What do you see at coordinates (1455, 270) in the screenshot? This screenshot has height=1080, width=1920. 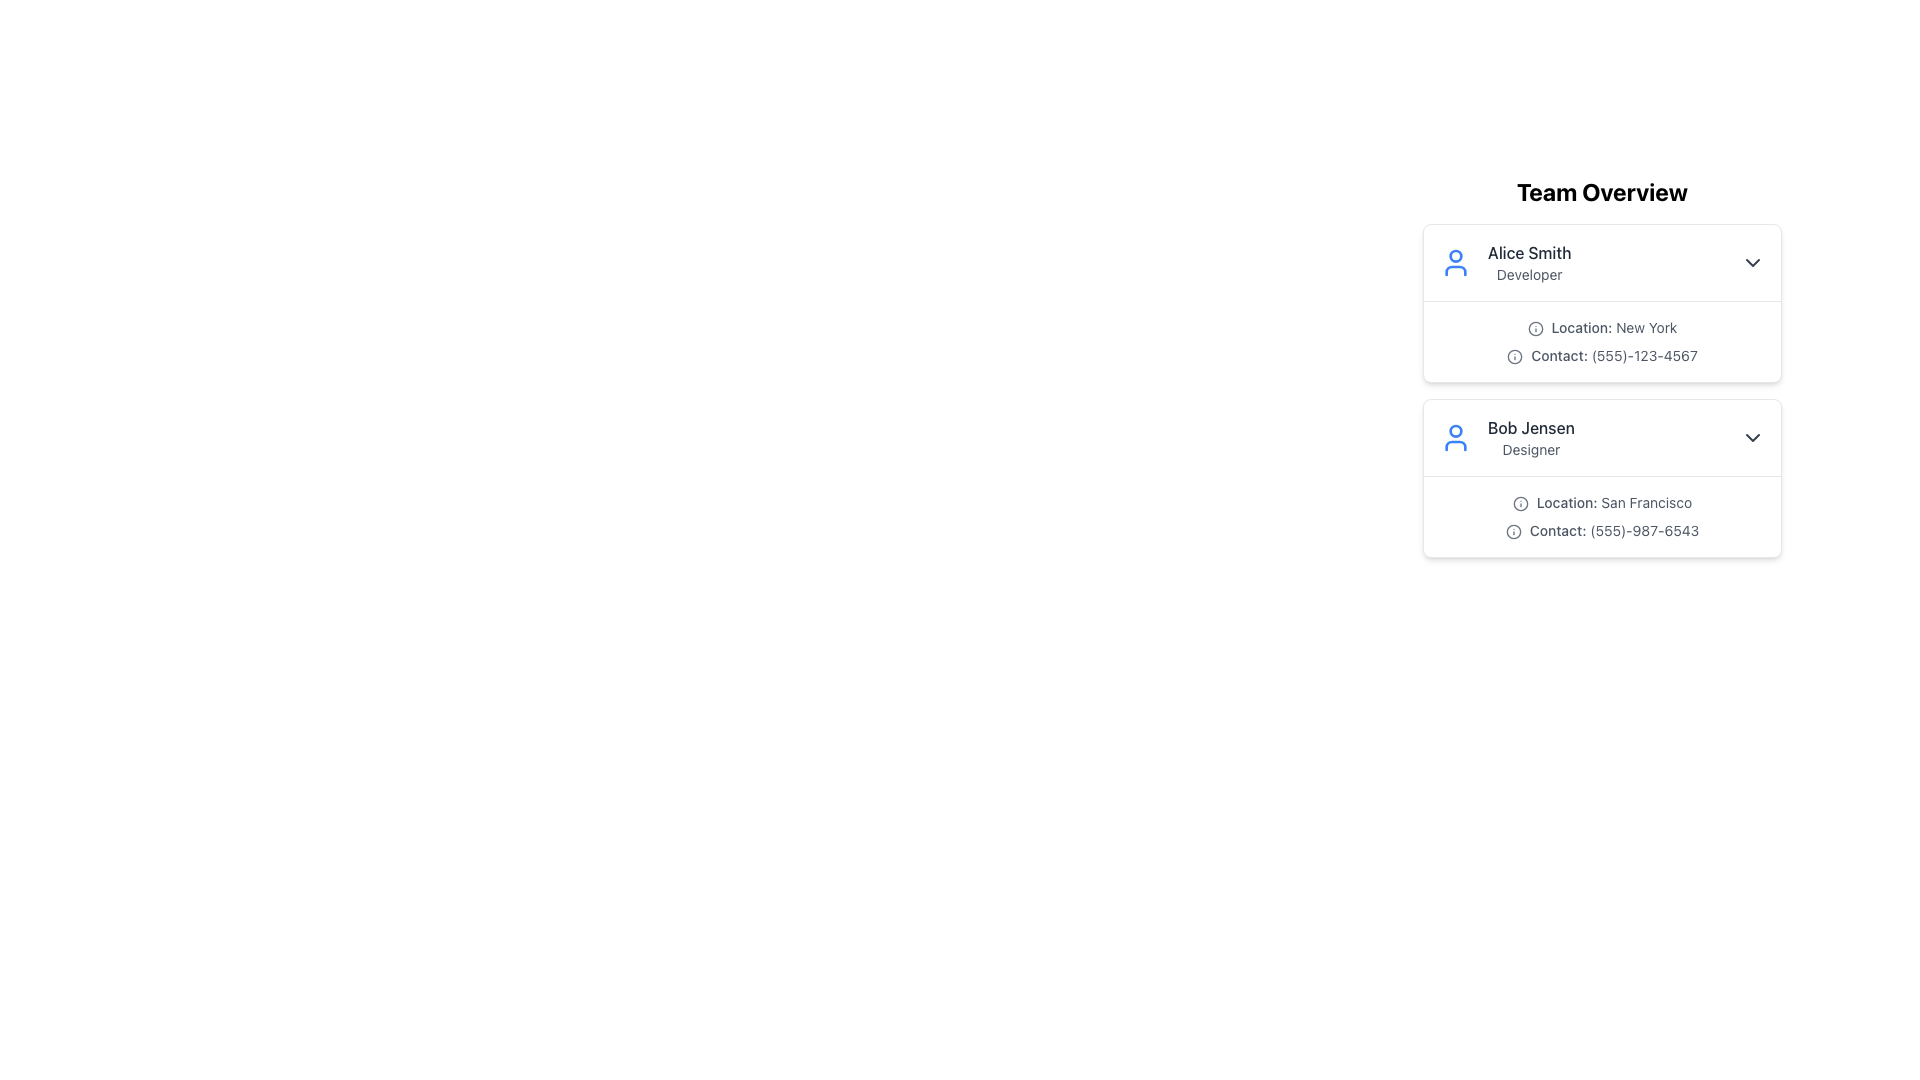 I see `the lower component of the user representation in the SVG icon, which is visually associated with the 'Alice Smith' text under 'Team Overview'` at bounding box center [1455, 270].